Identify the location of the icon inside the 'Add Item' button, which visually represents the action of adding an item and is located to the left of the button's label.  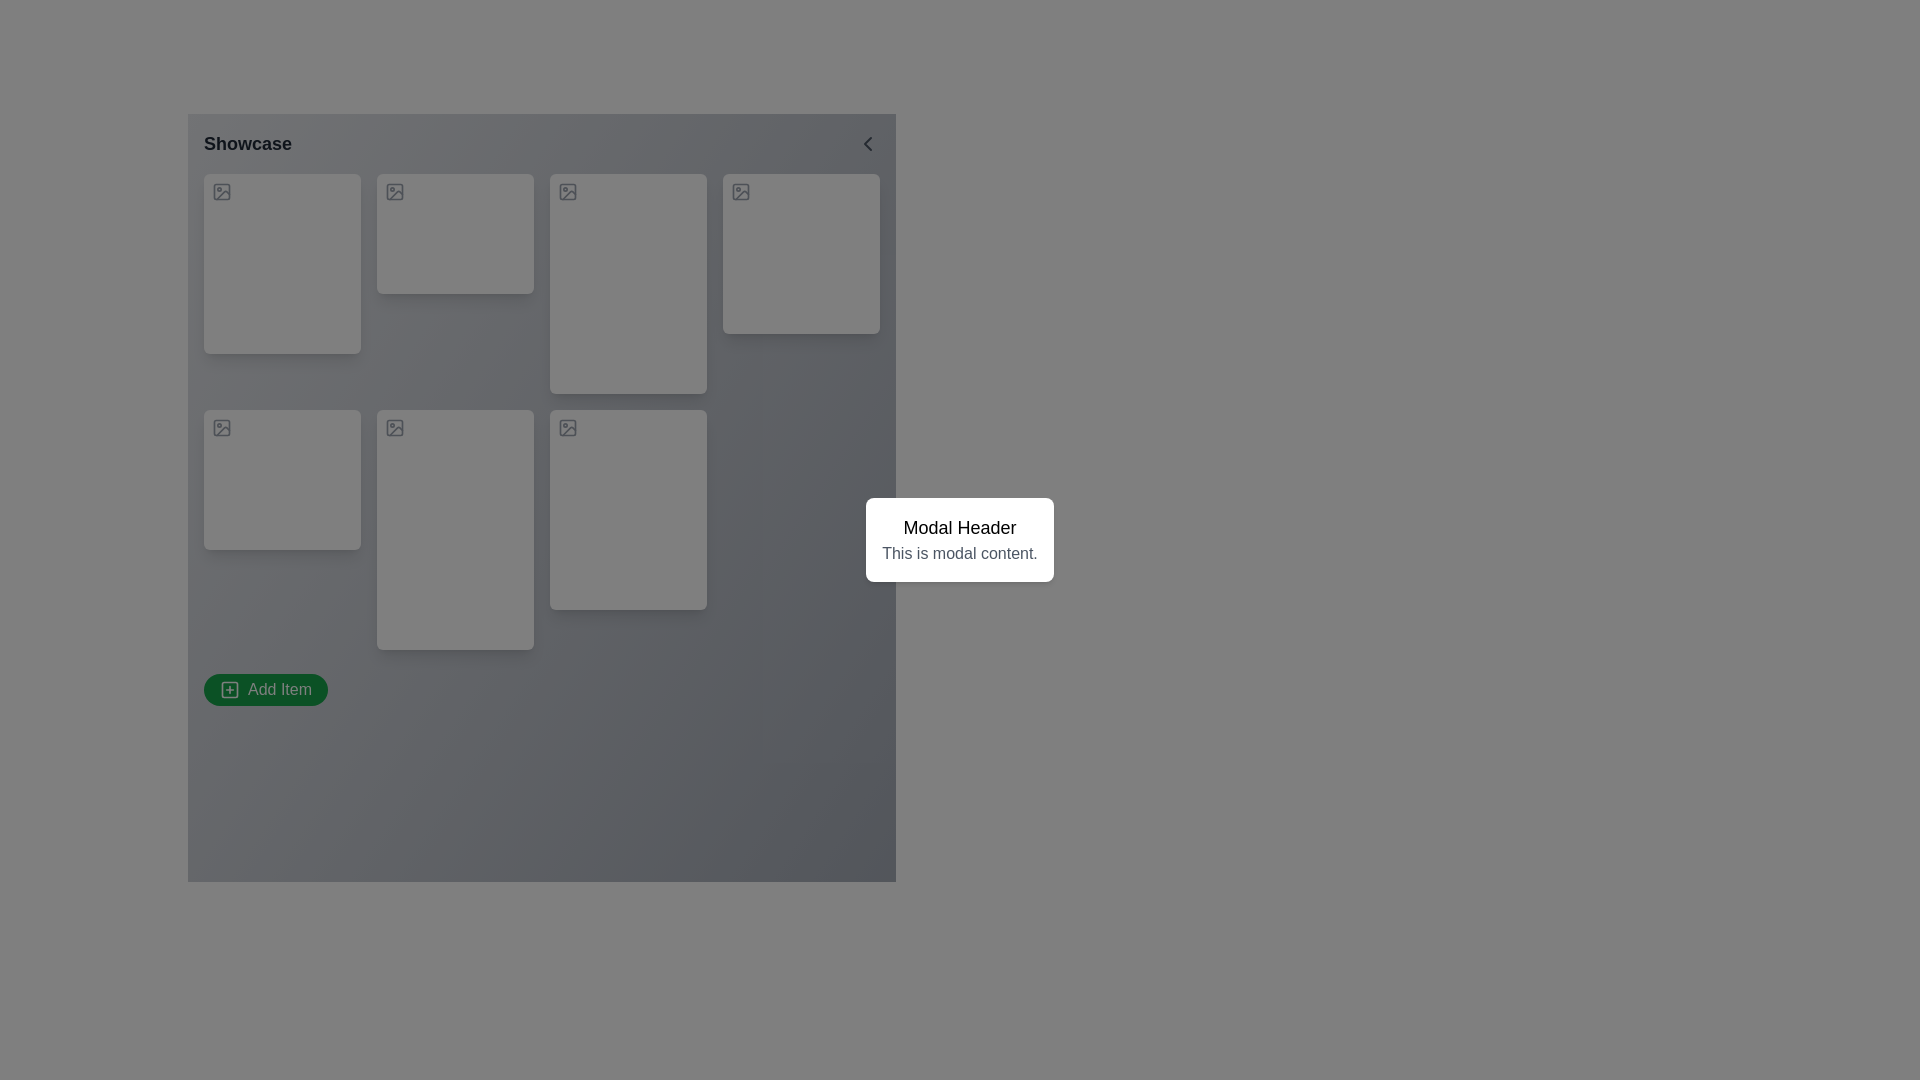
(230, 689).